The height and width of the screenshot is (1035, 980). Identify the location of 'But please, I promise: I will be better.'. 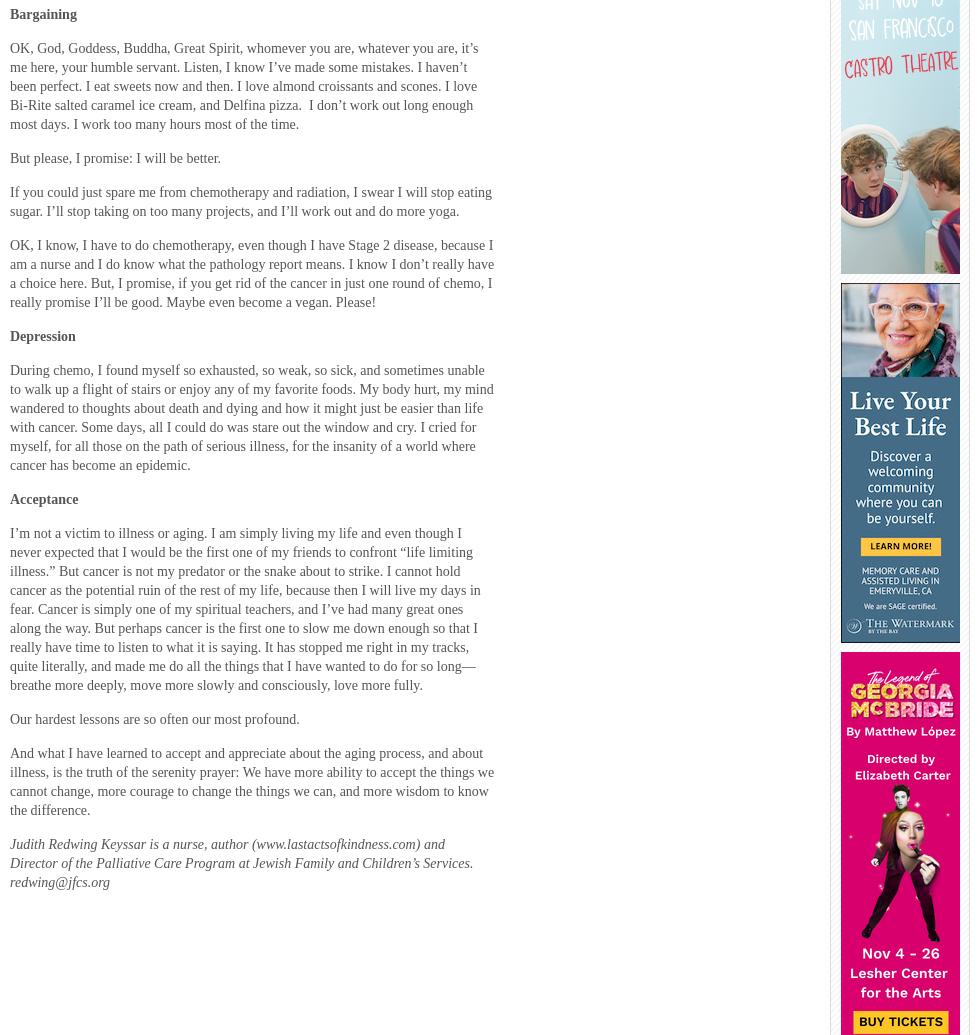
(9, 157).